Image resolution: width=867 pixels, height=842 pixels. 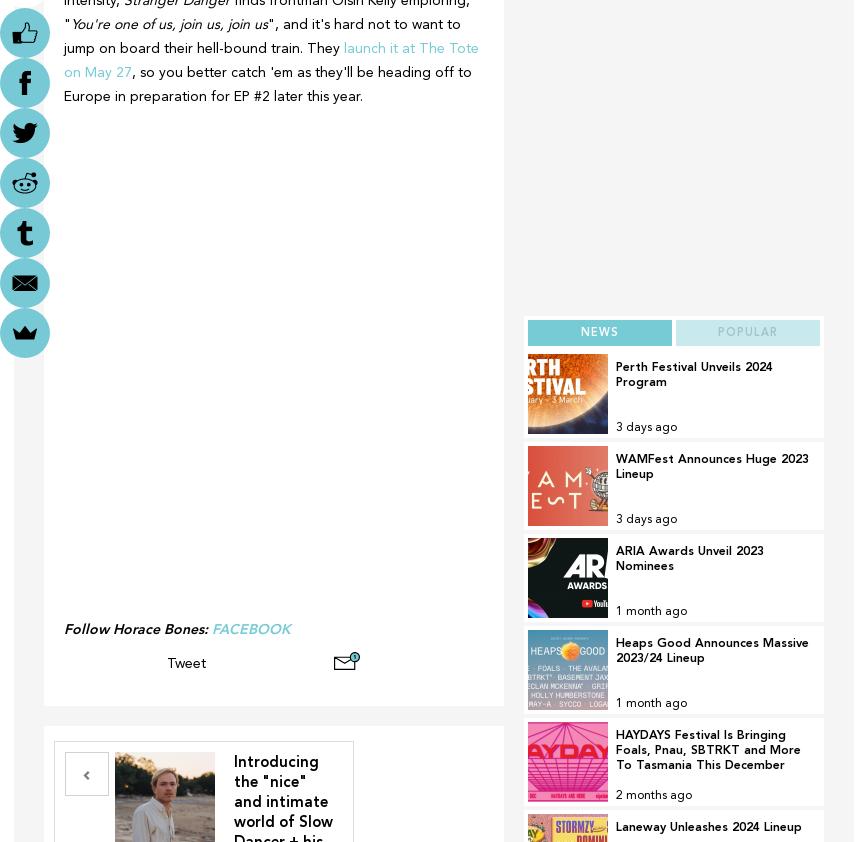 I want to click on 'News', so click(x=598, y=332).